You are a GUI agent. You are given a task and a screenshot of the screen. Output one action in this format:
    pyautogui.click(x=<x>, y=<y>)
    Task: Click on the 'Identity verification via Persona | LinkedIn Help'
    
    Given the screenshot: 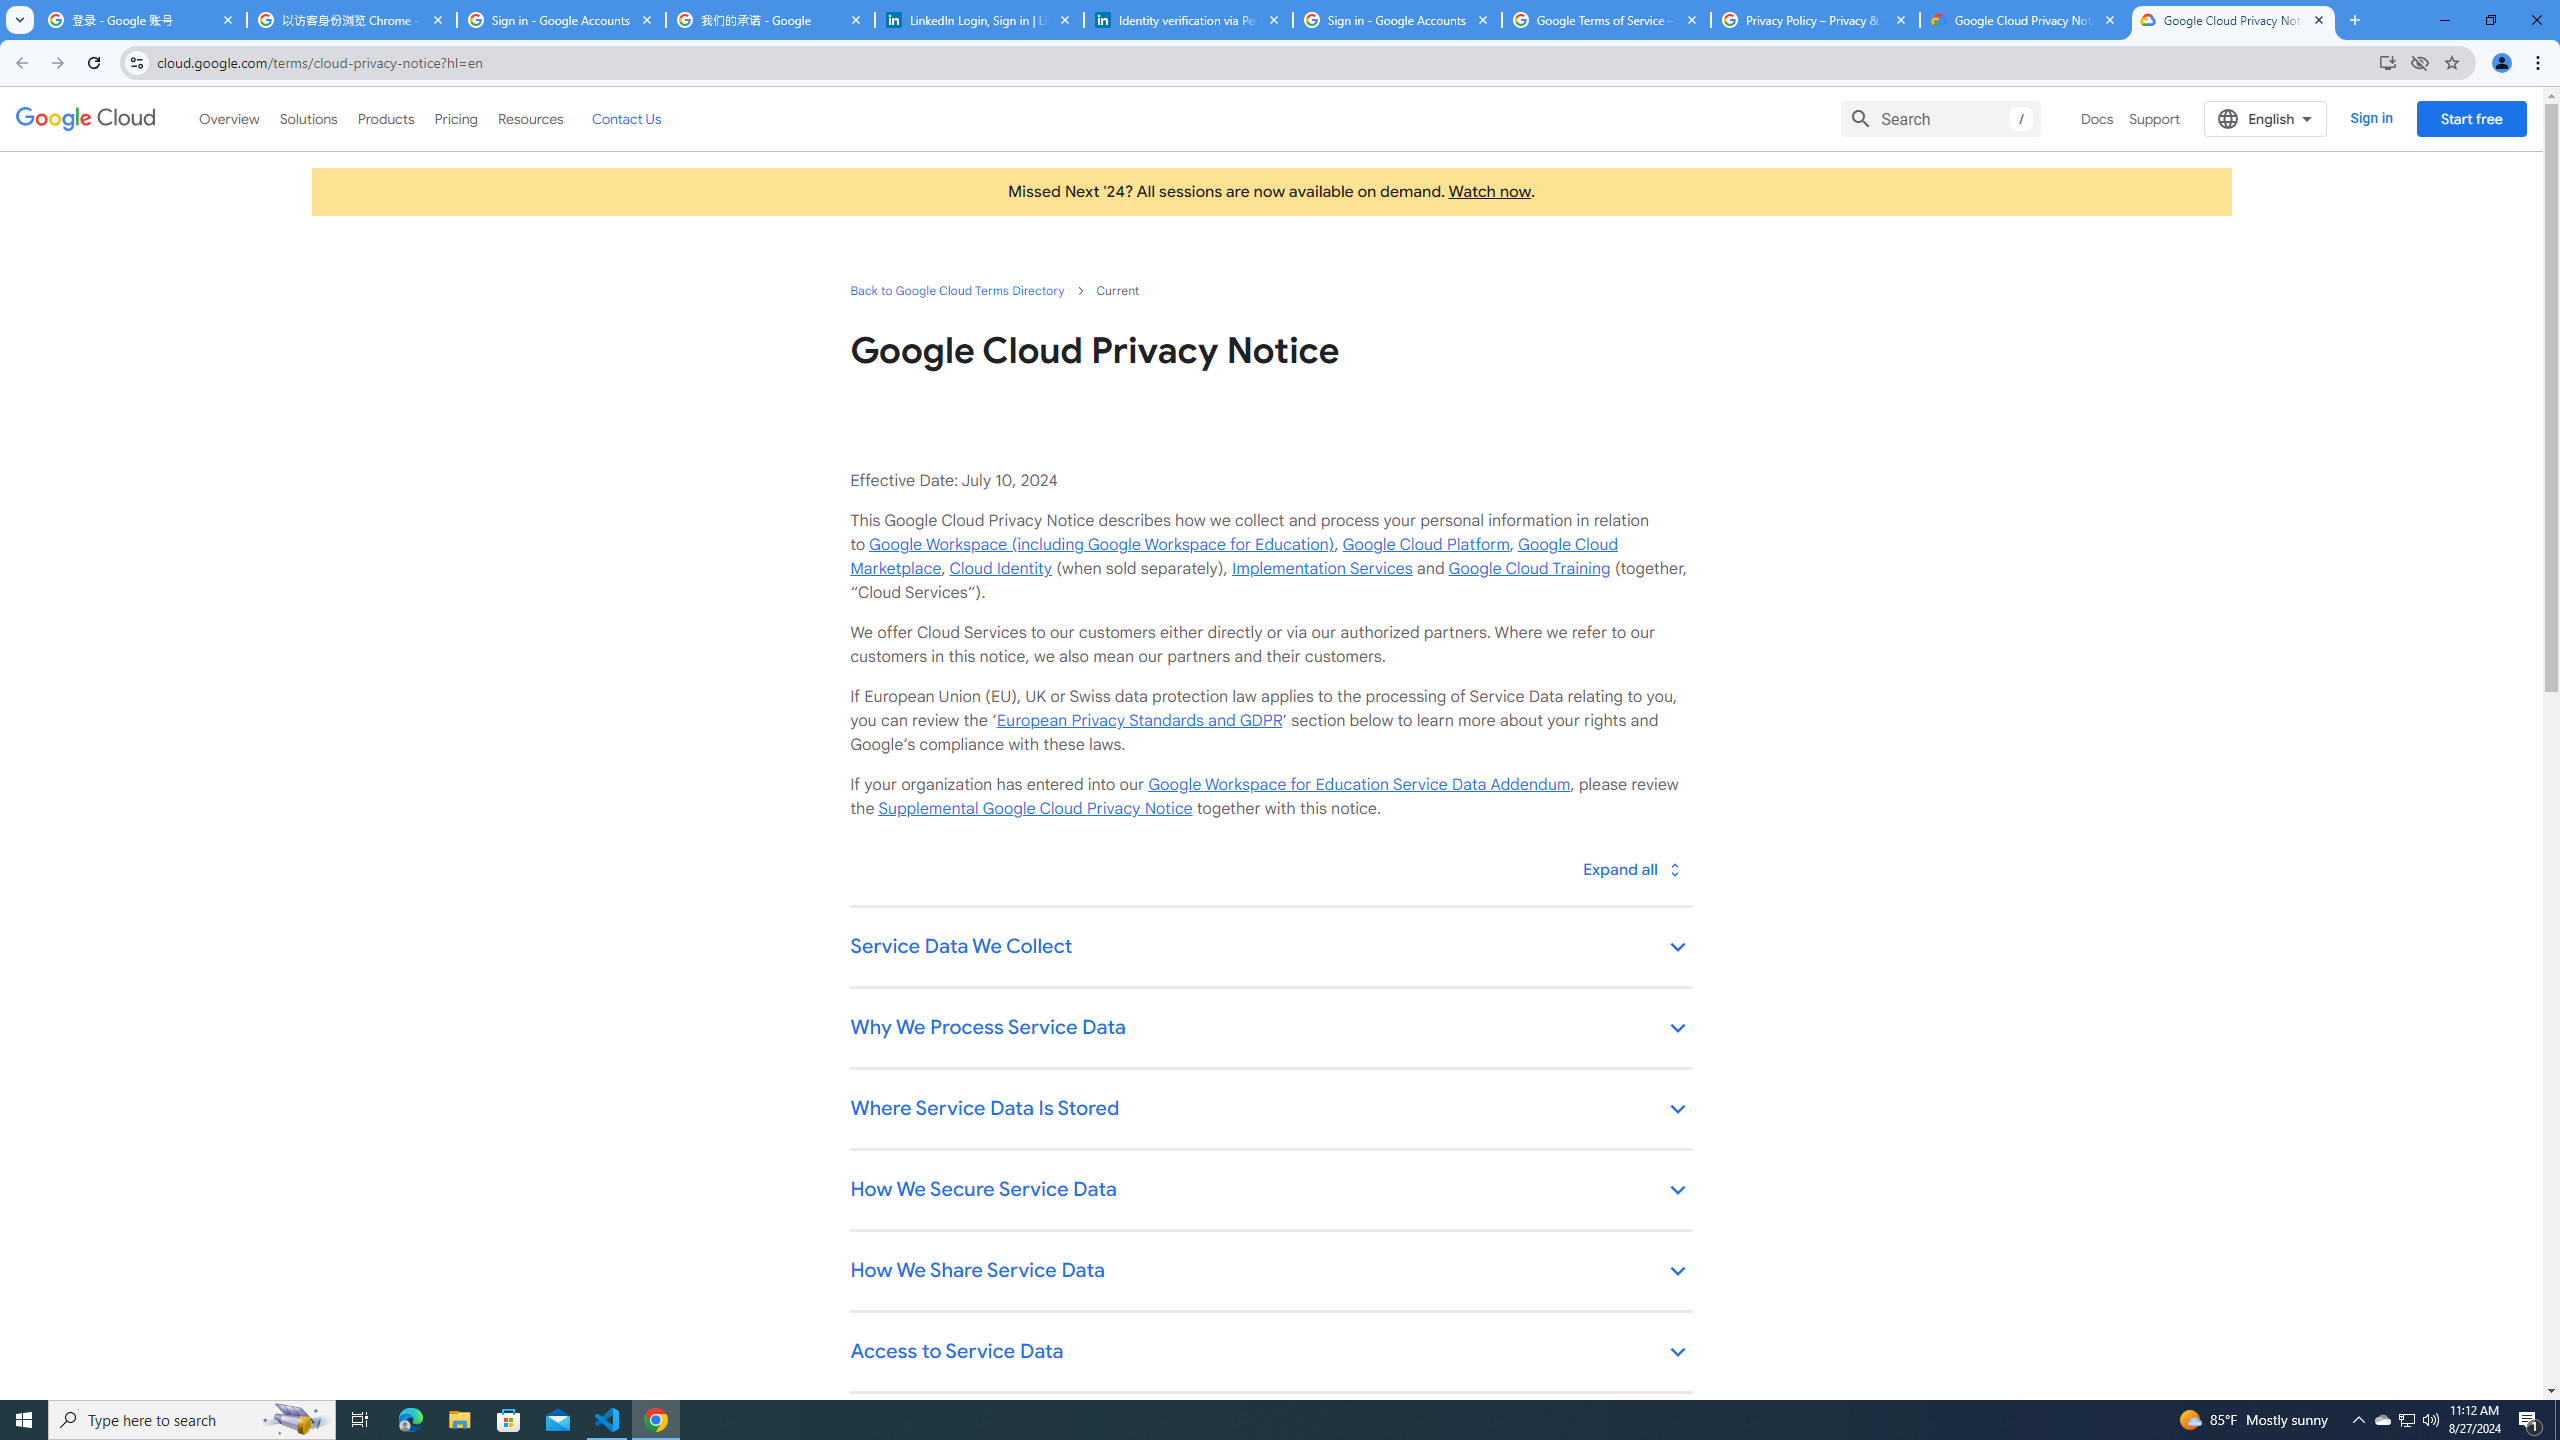 What is the action you would take?
    pyautogui.click(x=1189, y=19)
    